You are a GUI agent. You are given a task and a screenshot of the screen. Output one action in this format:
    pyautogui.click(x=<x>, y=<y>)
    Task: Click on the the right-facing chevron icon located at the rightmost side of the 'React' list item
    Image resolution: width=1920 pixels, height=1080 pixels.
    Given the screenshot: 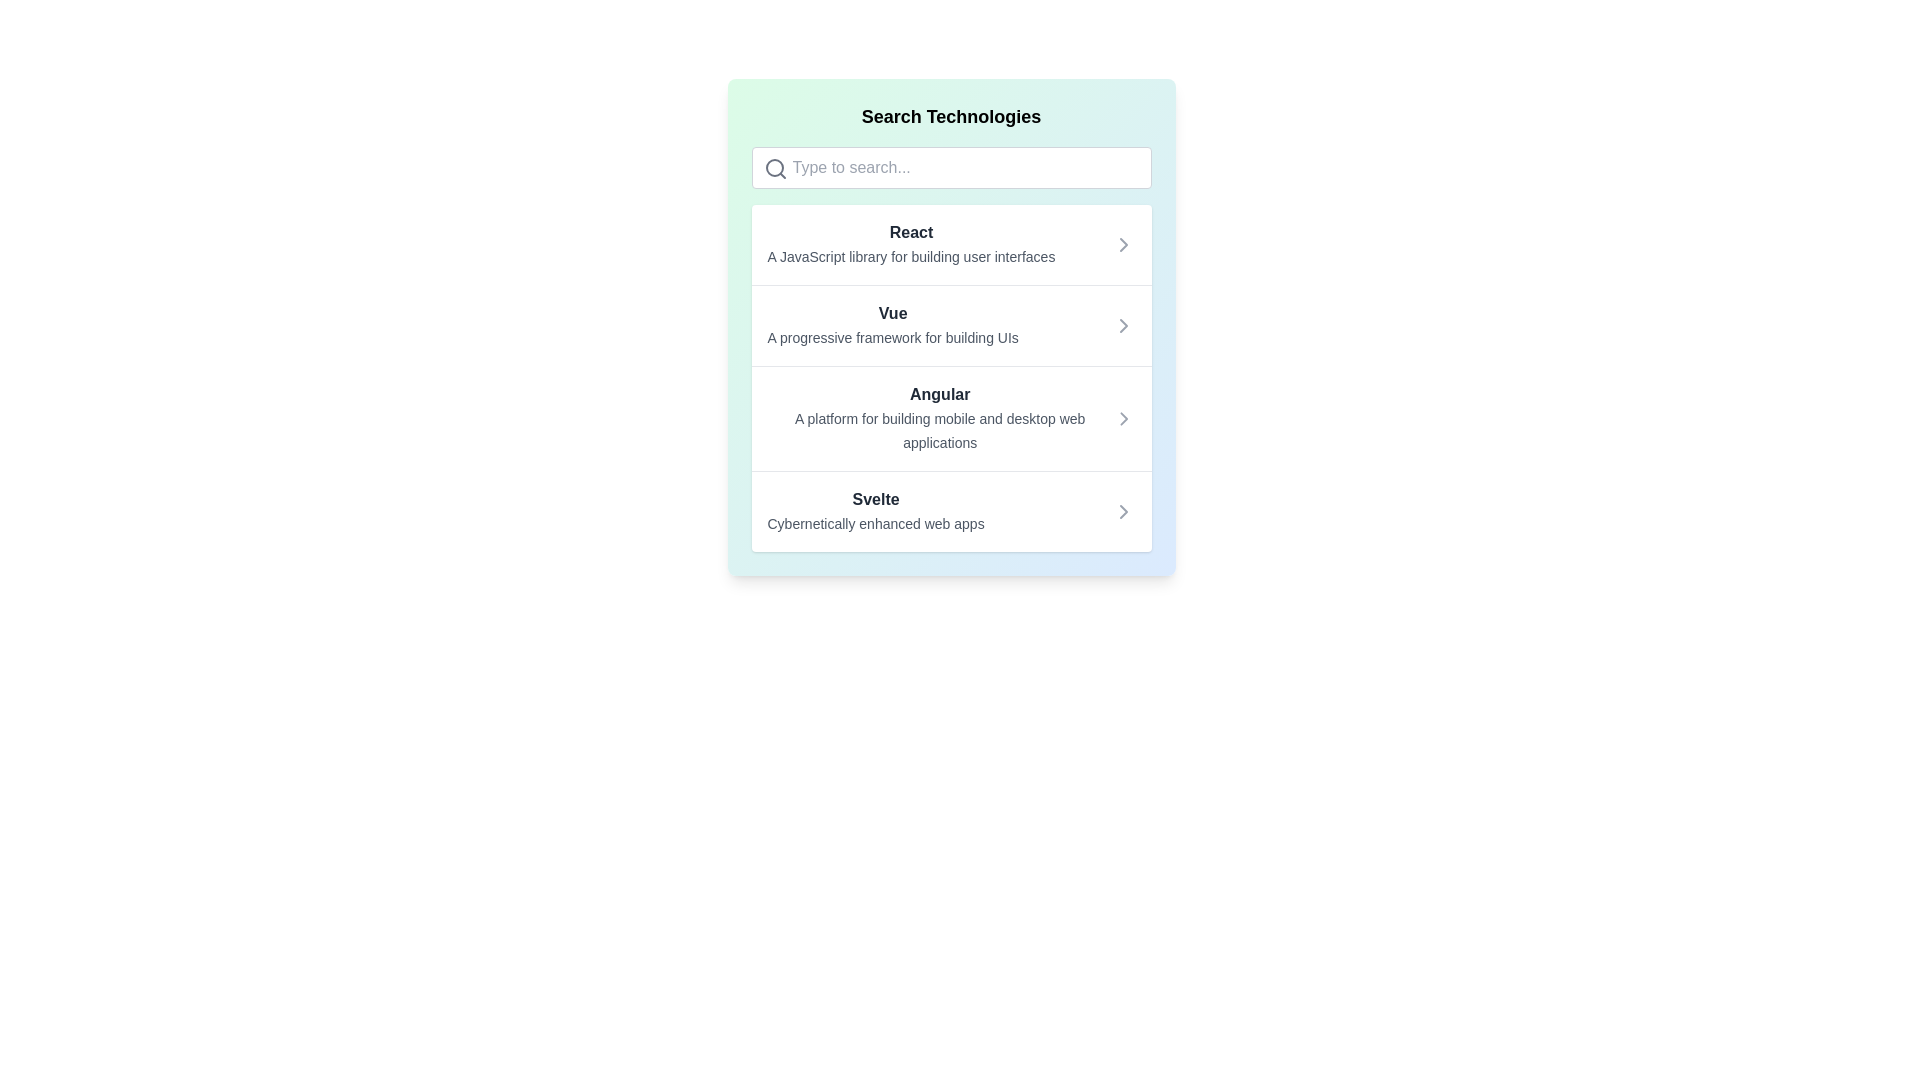 What is the action you would take?
    pyautogui.click(x=1123, y=244)
    